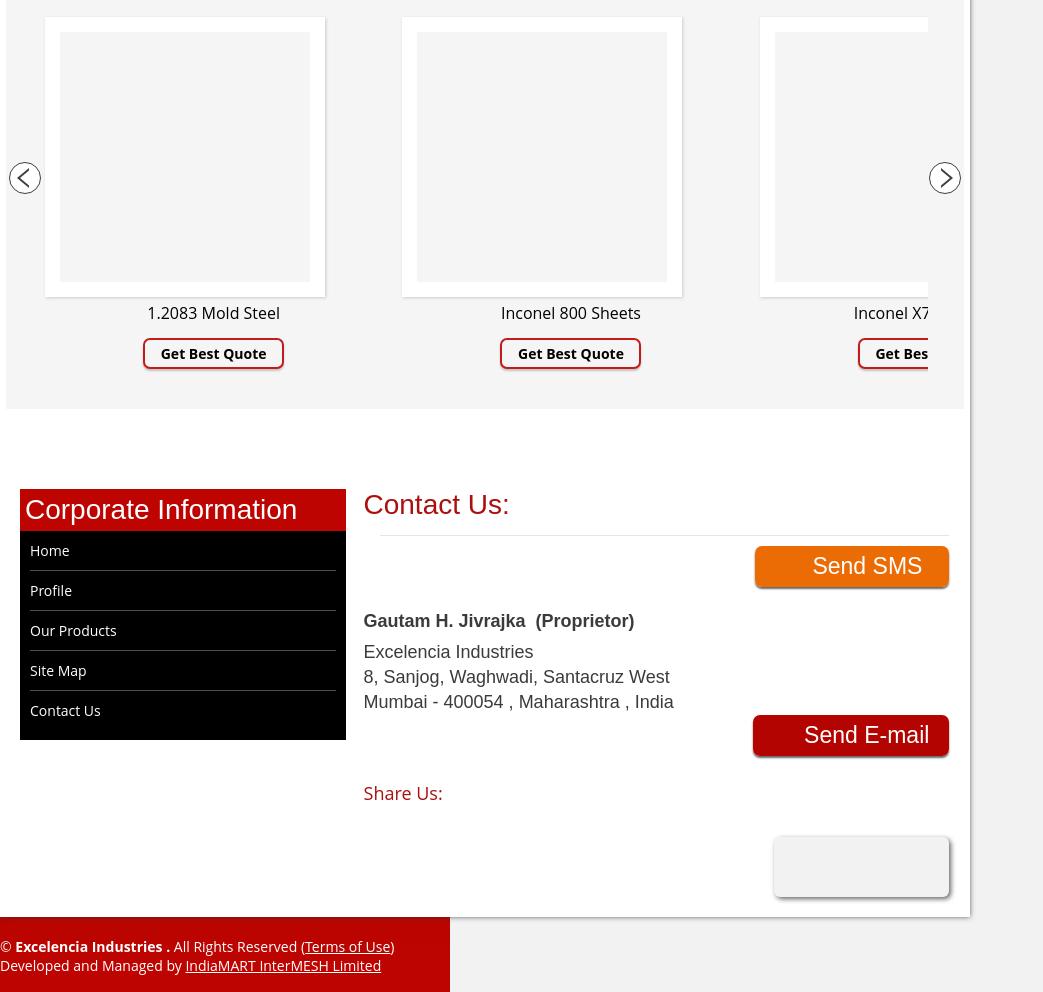 The height and width of the screenshot is (992, 1043). I want to click on '8, Sanjog, Waghwadi, Santacruz West', so click(514, 676).